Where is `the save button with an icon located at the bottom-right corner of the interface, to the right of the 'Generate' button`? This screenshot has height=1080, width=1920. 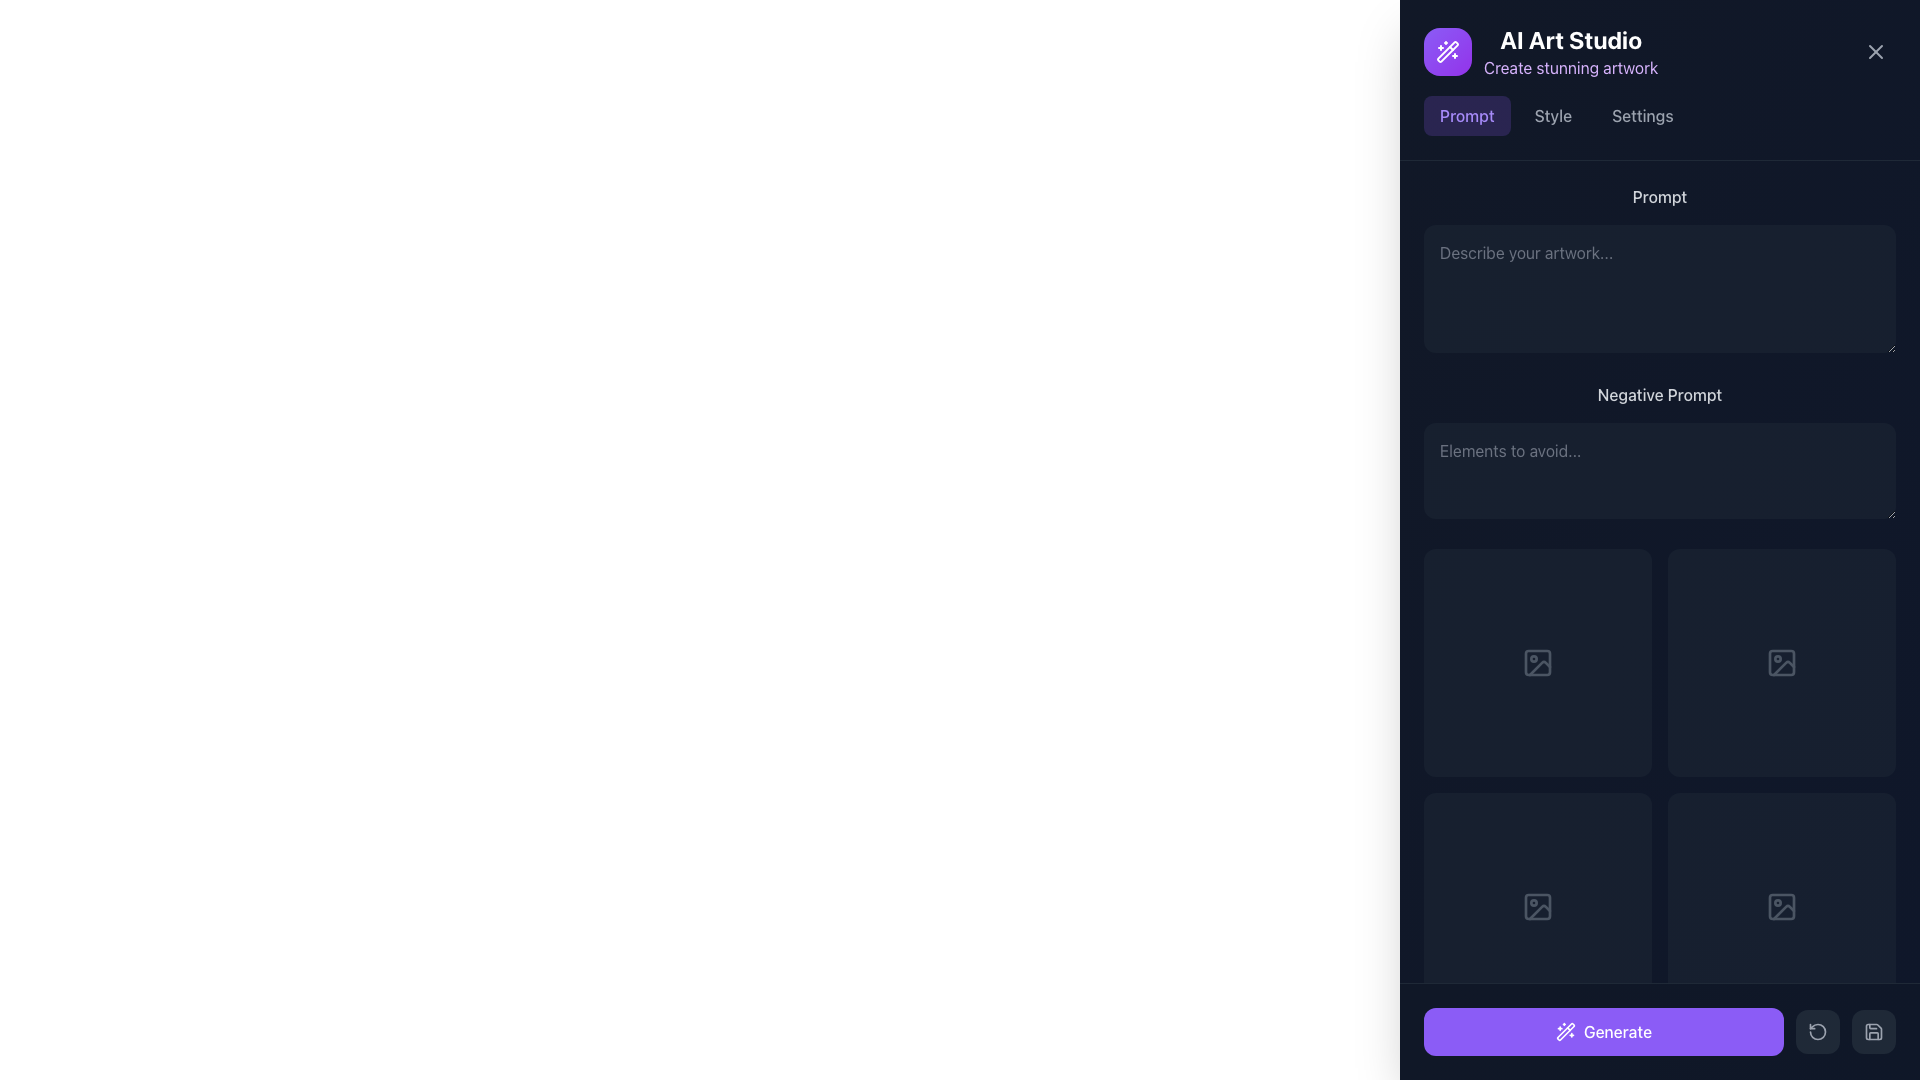 the save button with an icon located at the bottom-right corner of the interface, to the right of the 'Generate' button is located at coordinates (1872, 1032).